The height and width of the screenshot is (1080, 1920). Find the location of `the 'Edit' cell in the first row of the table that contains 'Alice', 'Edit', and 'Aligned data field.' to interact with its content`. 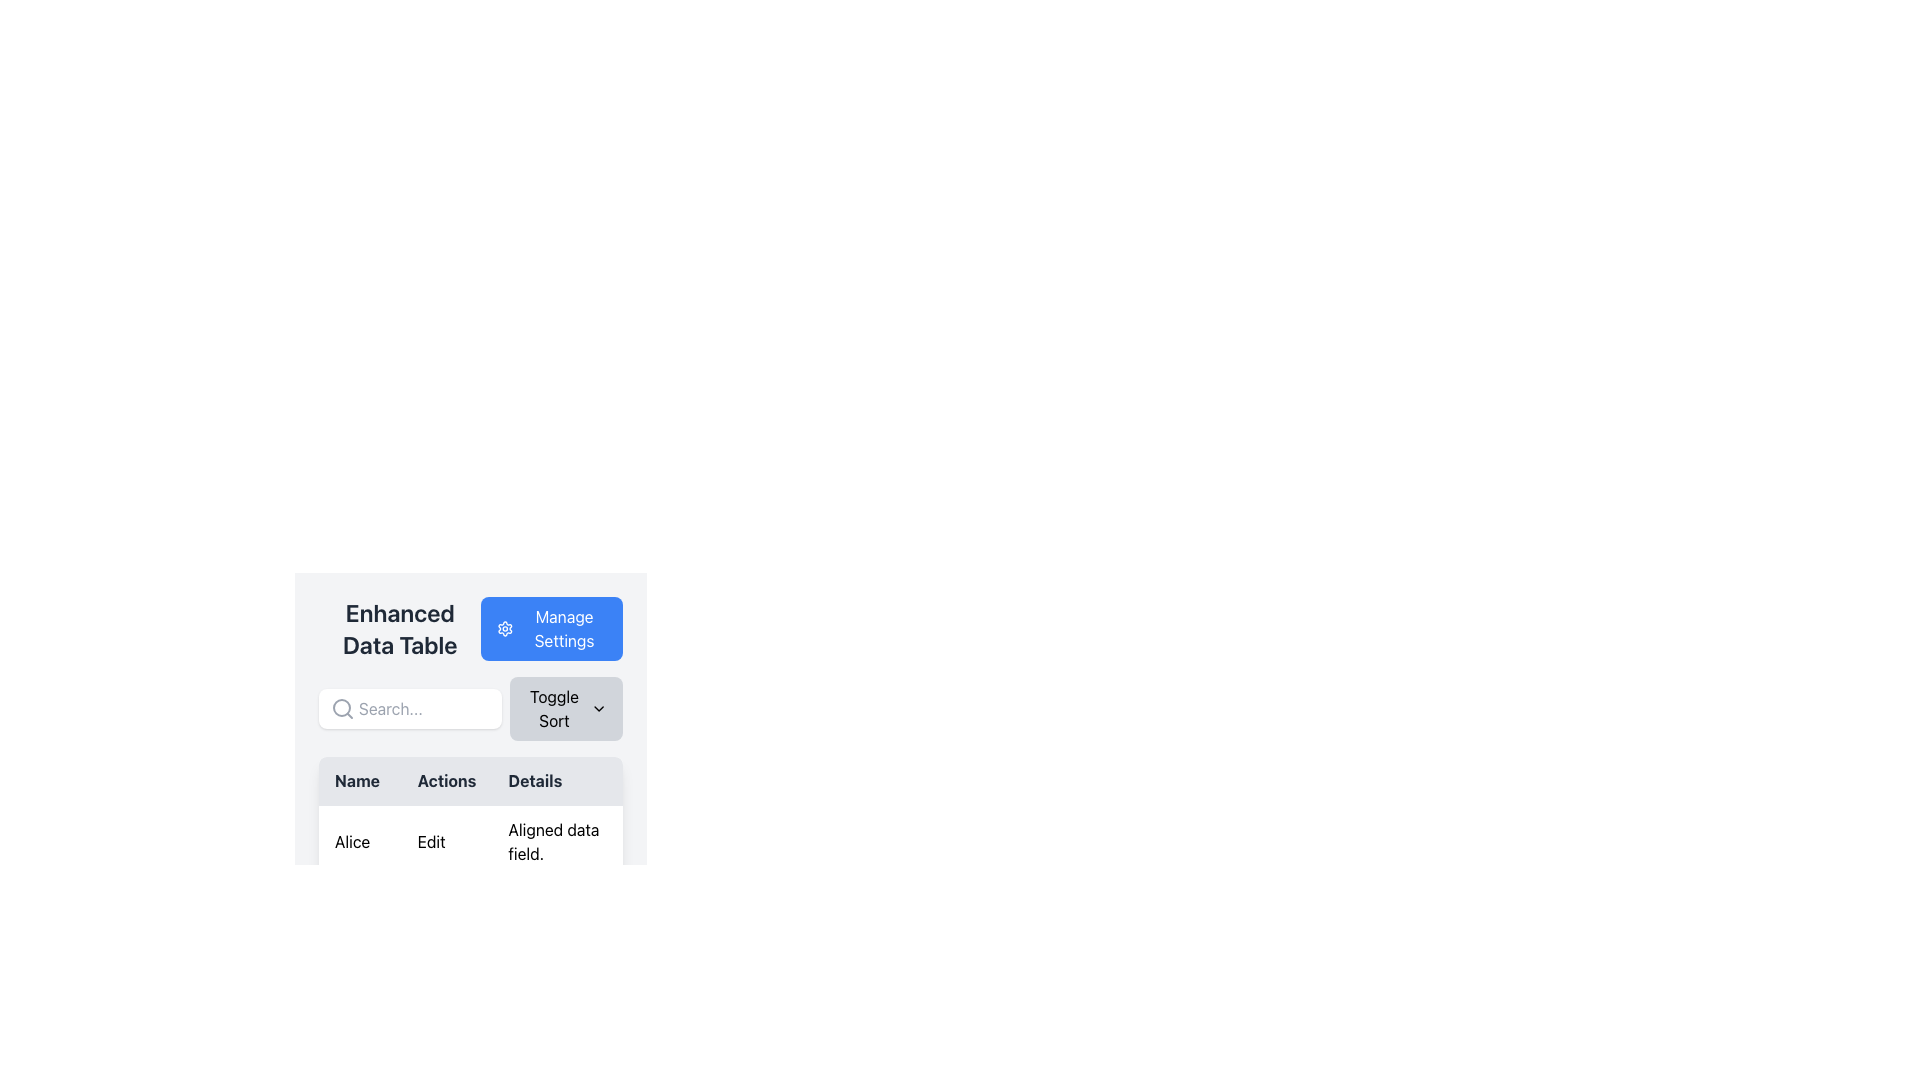

the 'Edit' cell in the first row of the table that contains 'Alice', 'Edit', and 'Aligned data field.' to interact with its content is located at coordinates (469, 841).